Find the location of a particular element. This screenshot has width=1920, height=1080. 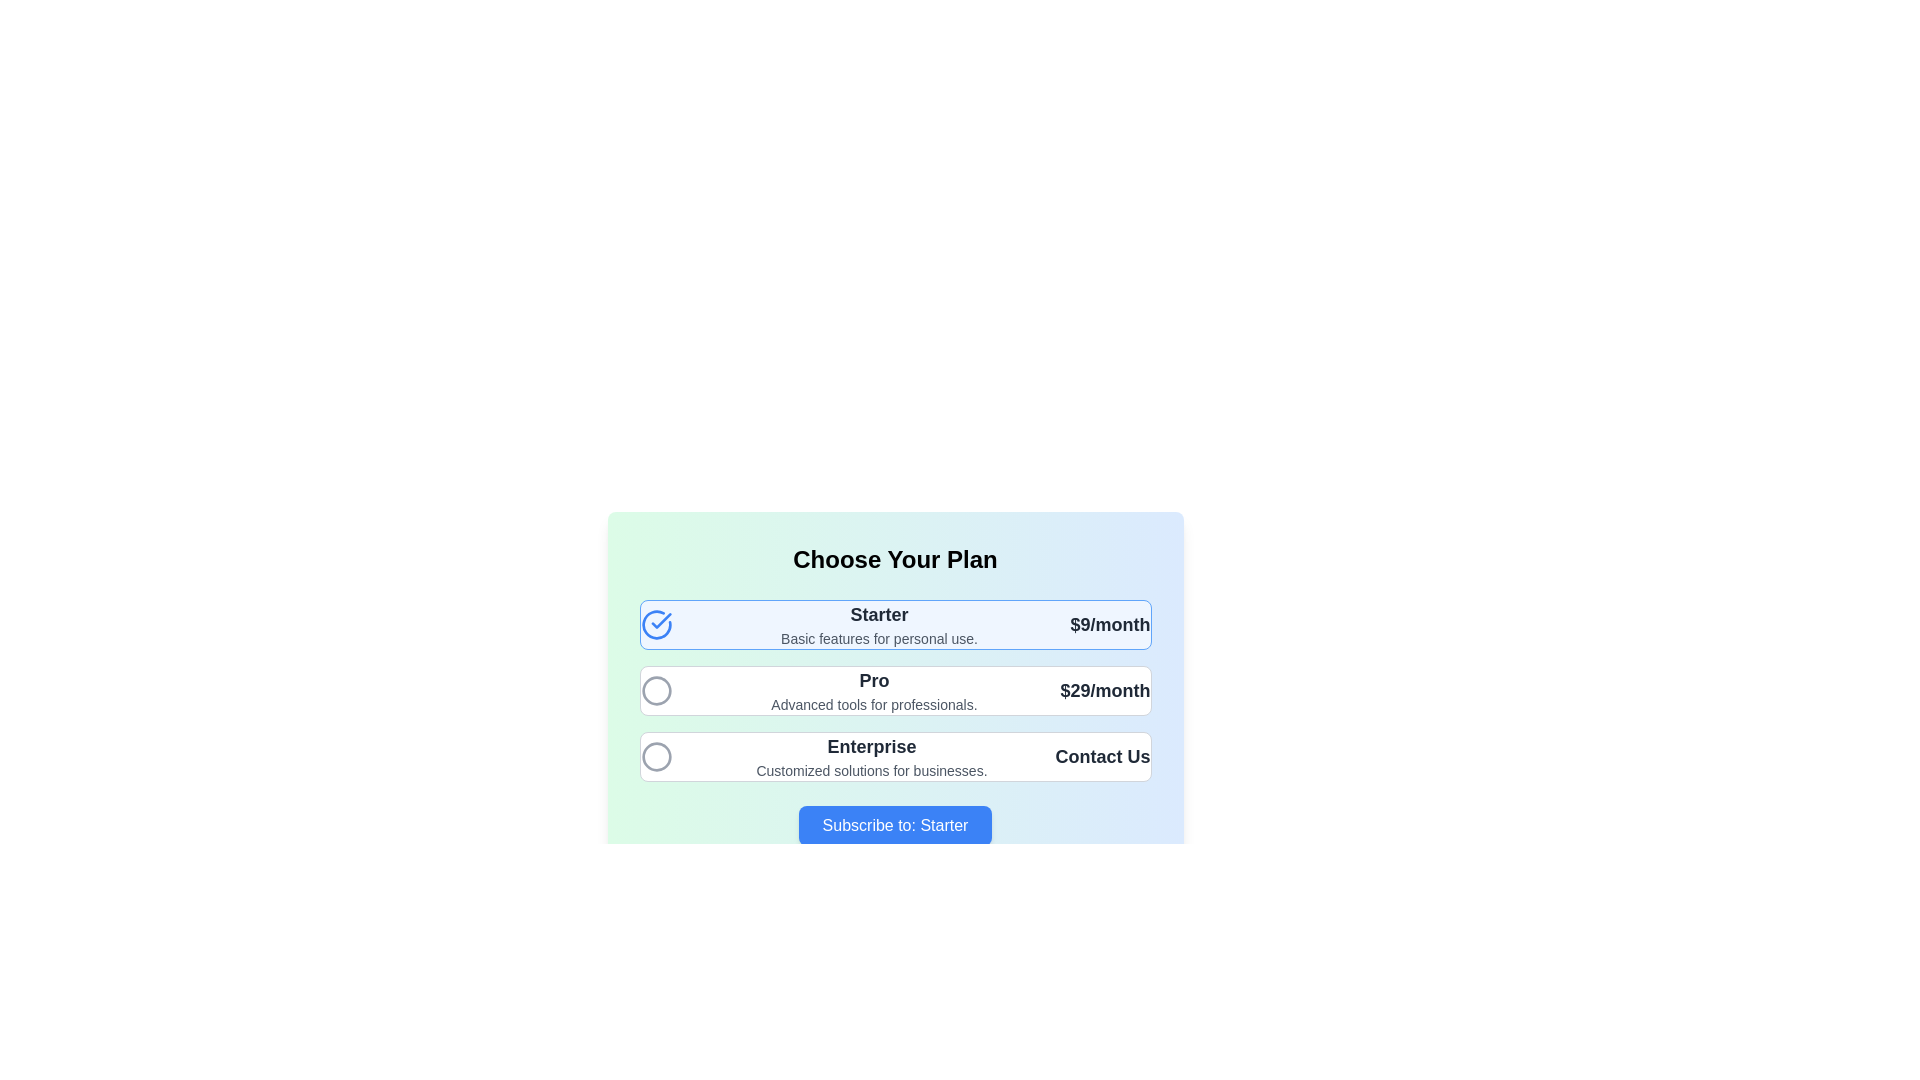

the text block that presents the name and description of the 'Enterprise' plan is located at coordinates (872, 756).